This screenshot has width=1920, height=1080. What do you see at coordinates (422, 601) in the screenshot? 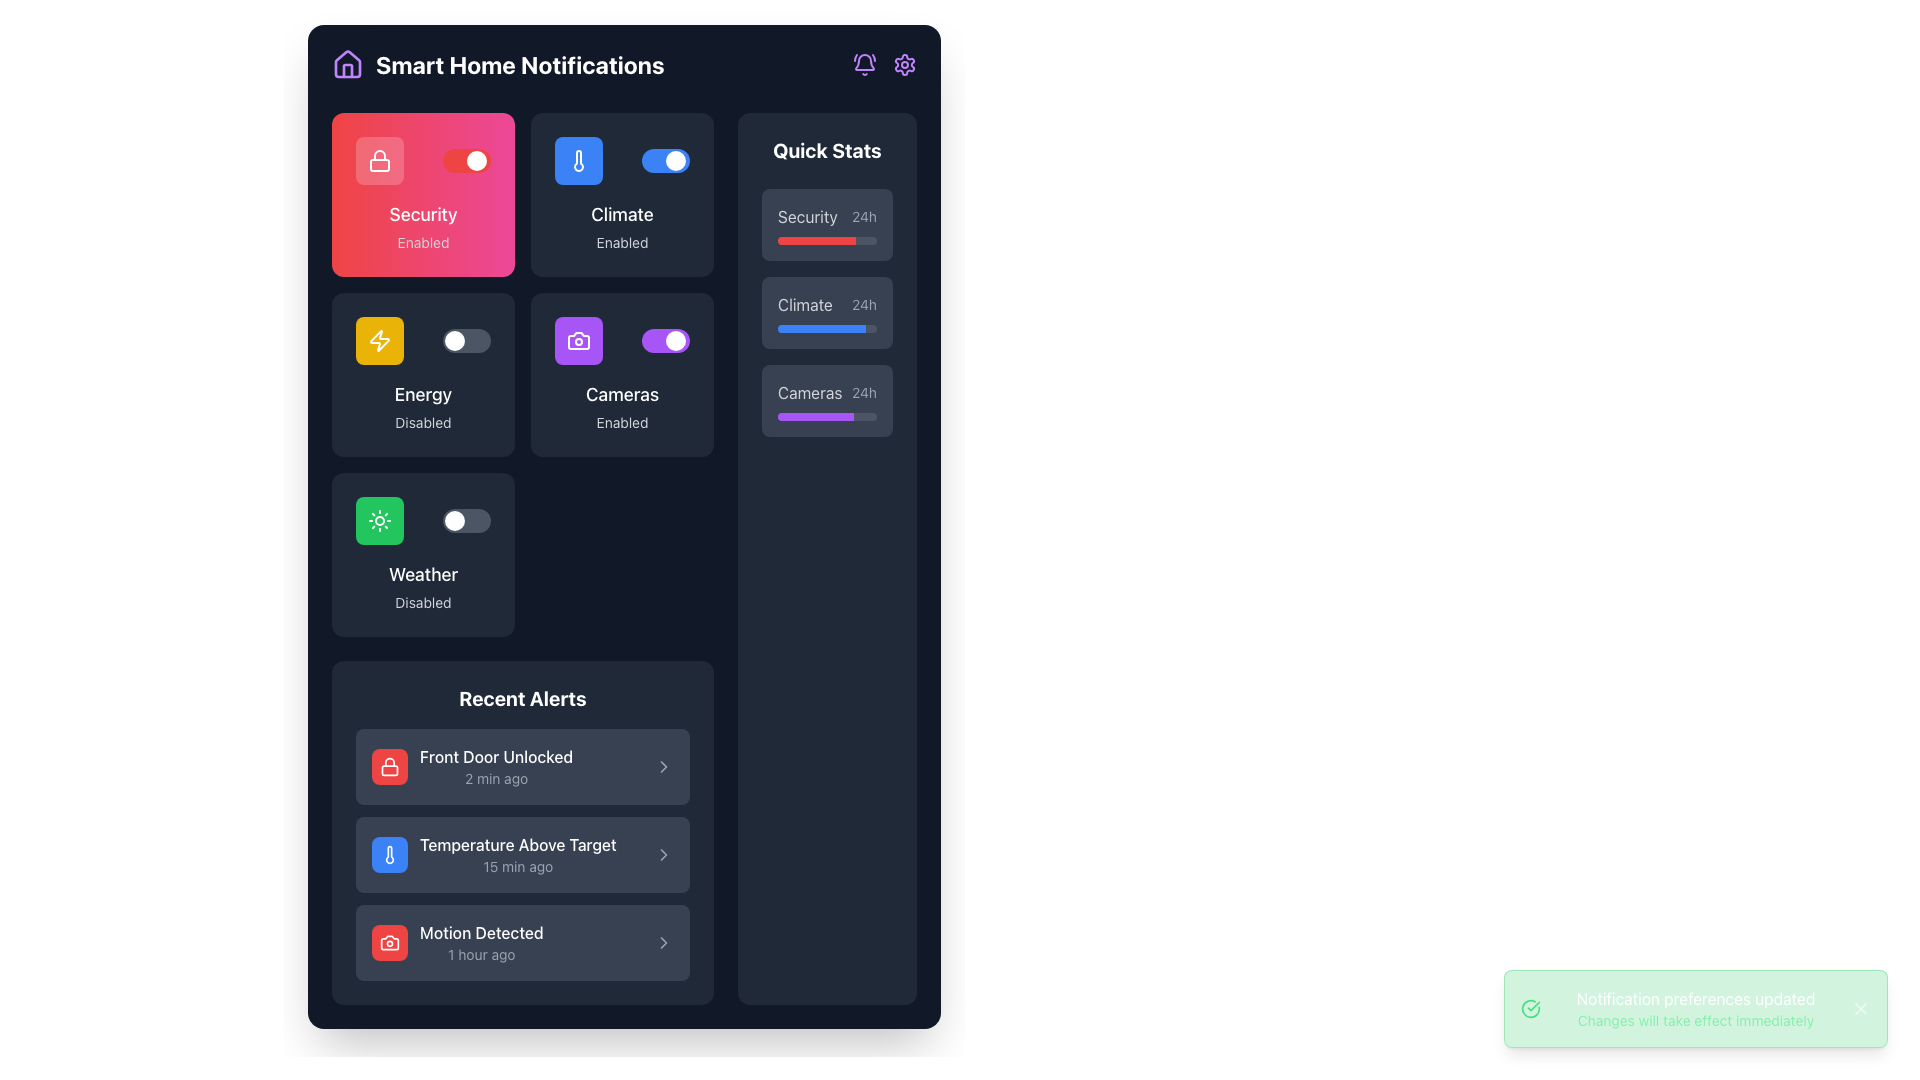
I see `the text label that contains the word 'Disabled', which is styled in small gray font and located at the bottom section of the 'Weather' card` at bounding box center [422, 601].